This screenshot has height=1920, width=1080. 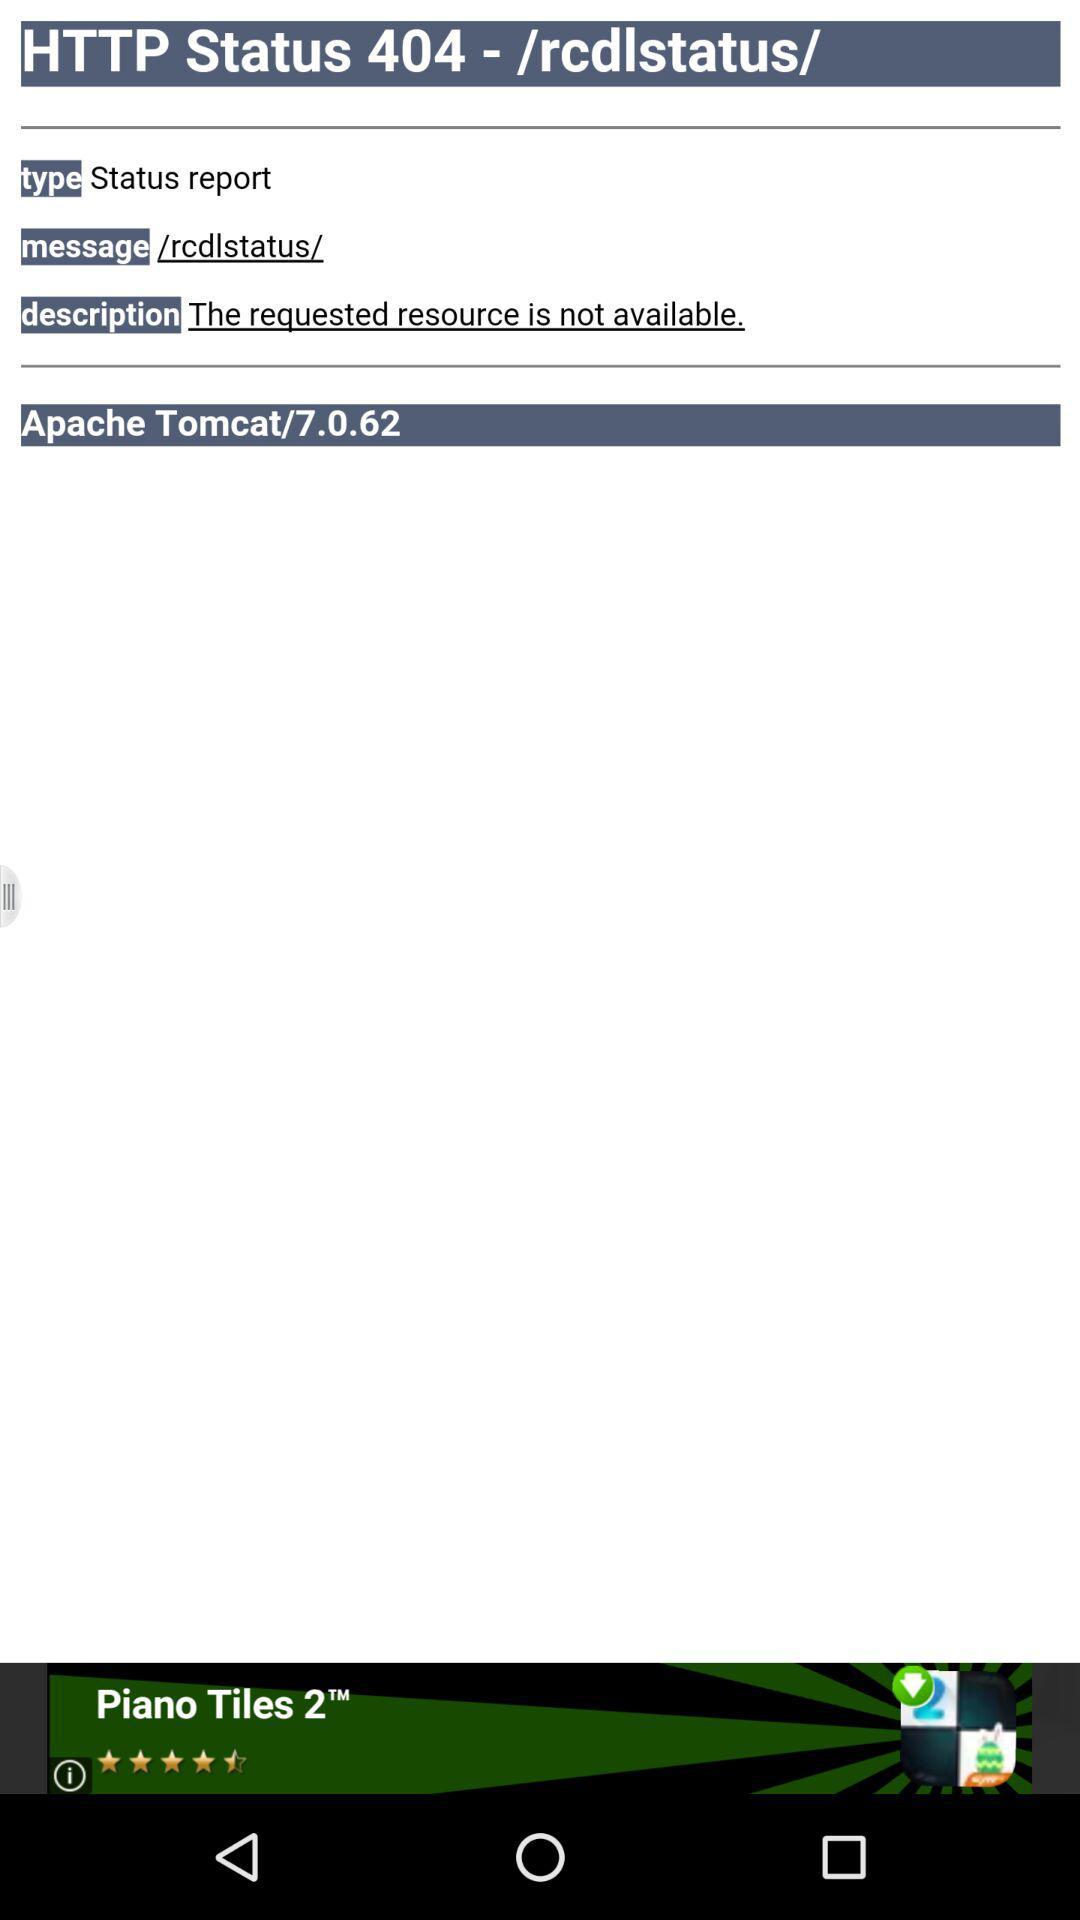 What do you see at coordinates (538, 1727) in the screenshot?
I see `important to know` at bounding box center [538, 1727].